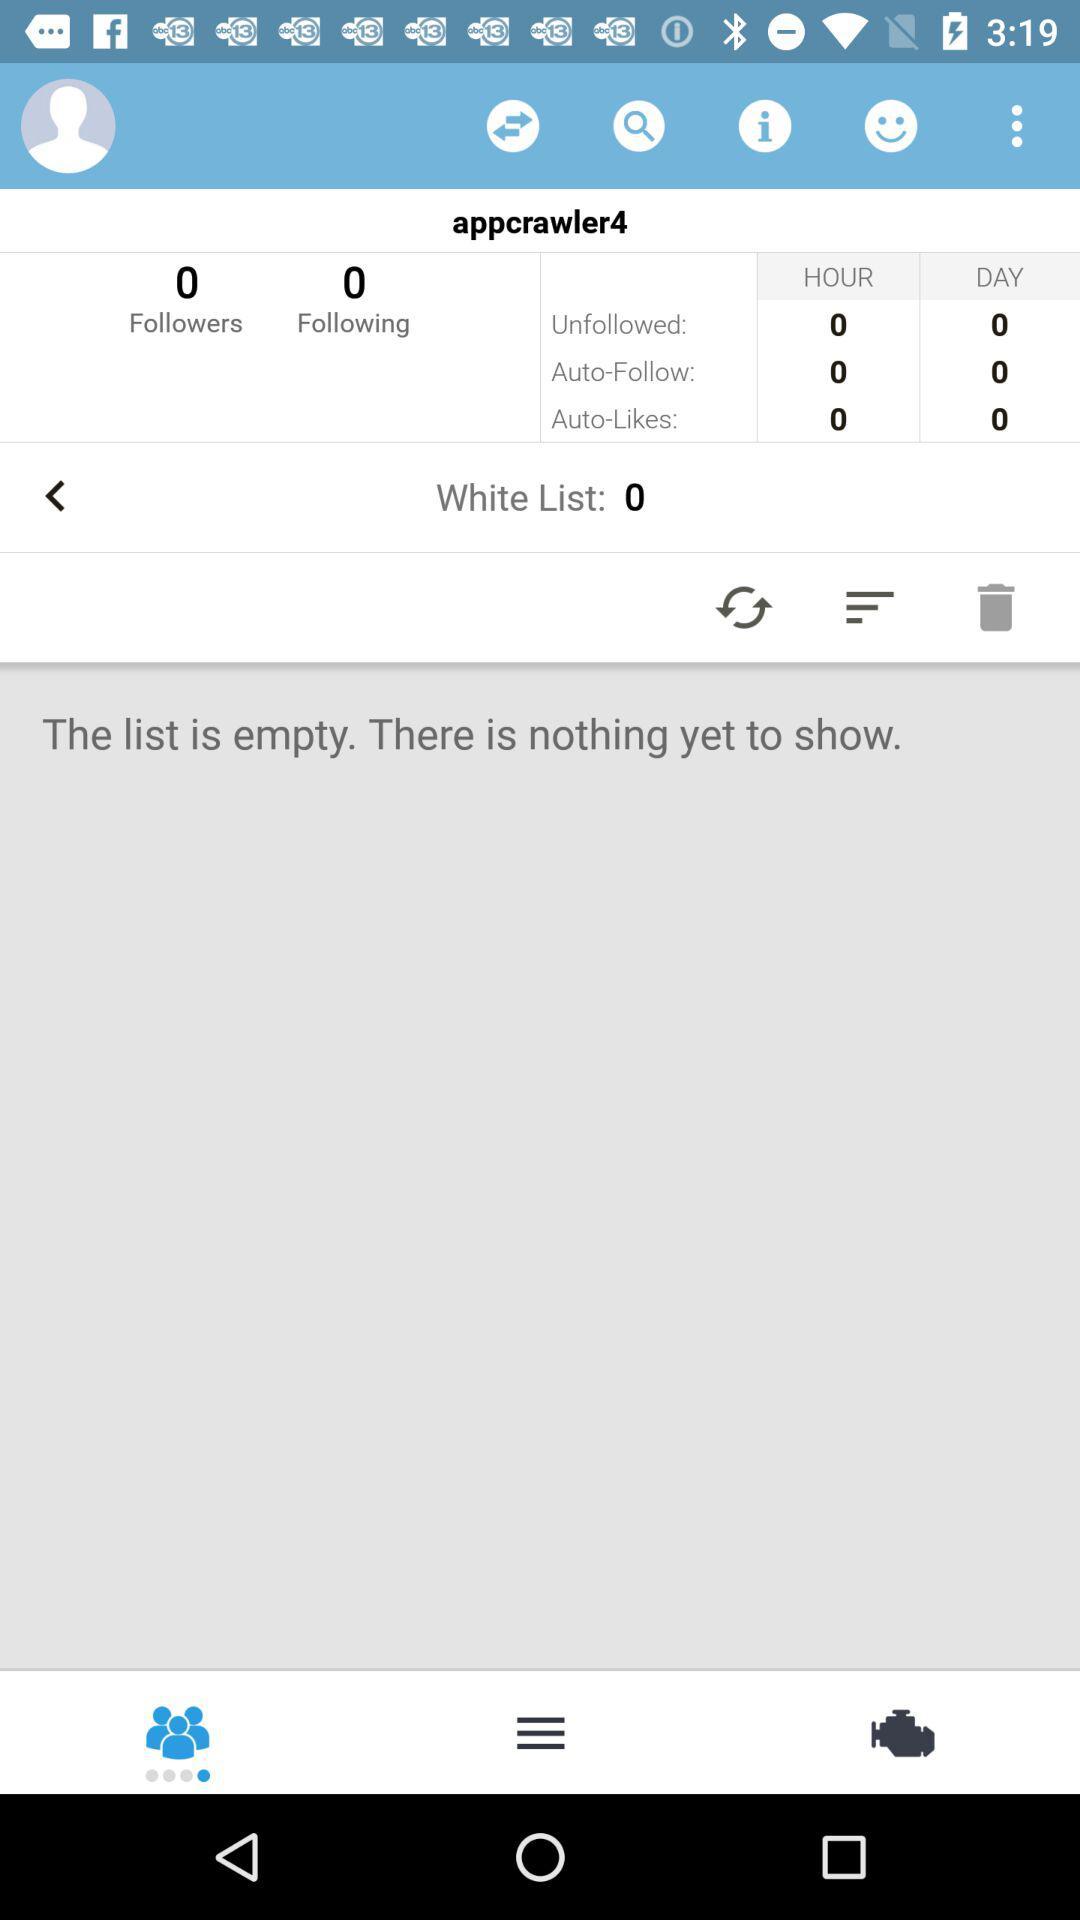 The height and width of the screenshot is (1920, 1080). I want to click on go back, so click(54, 496).